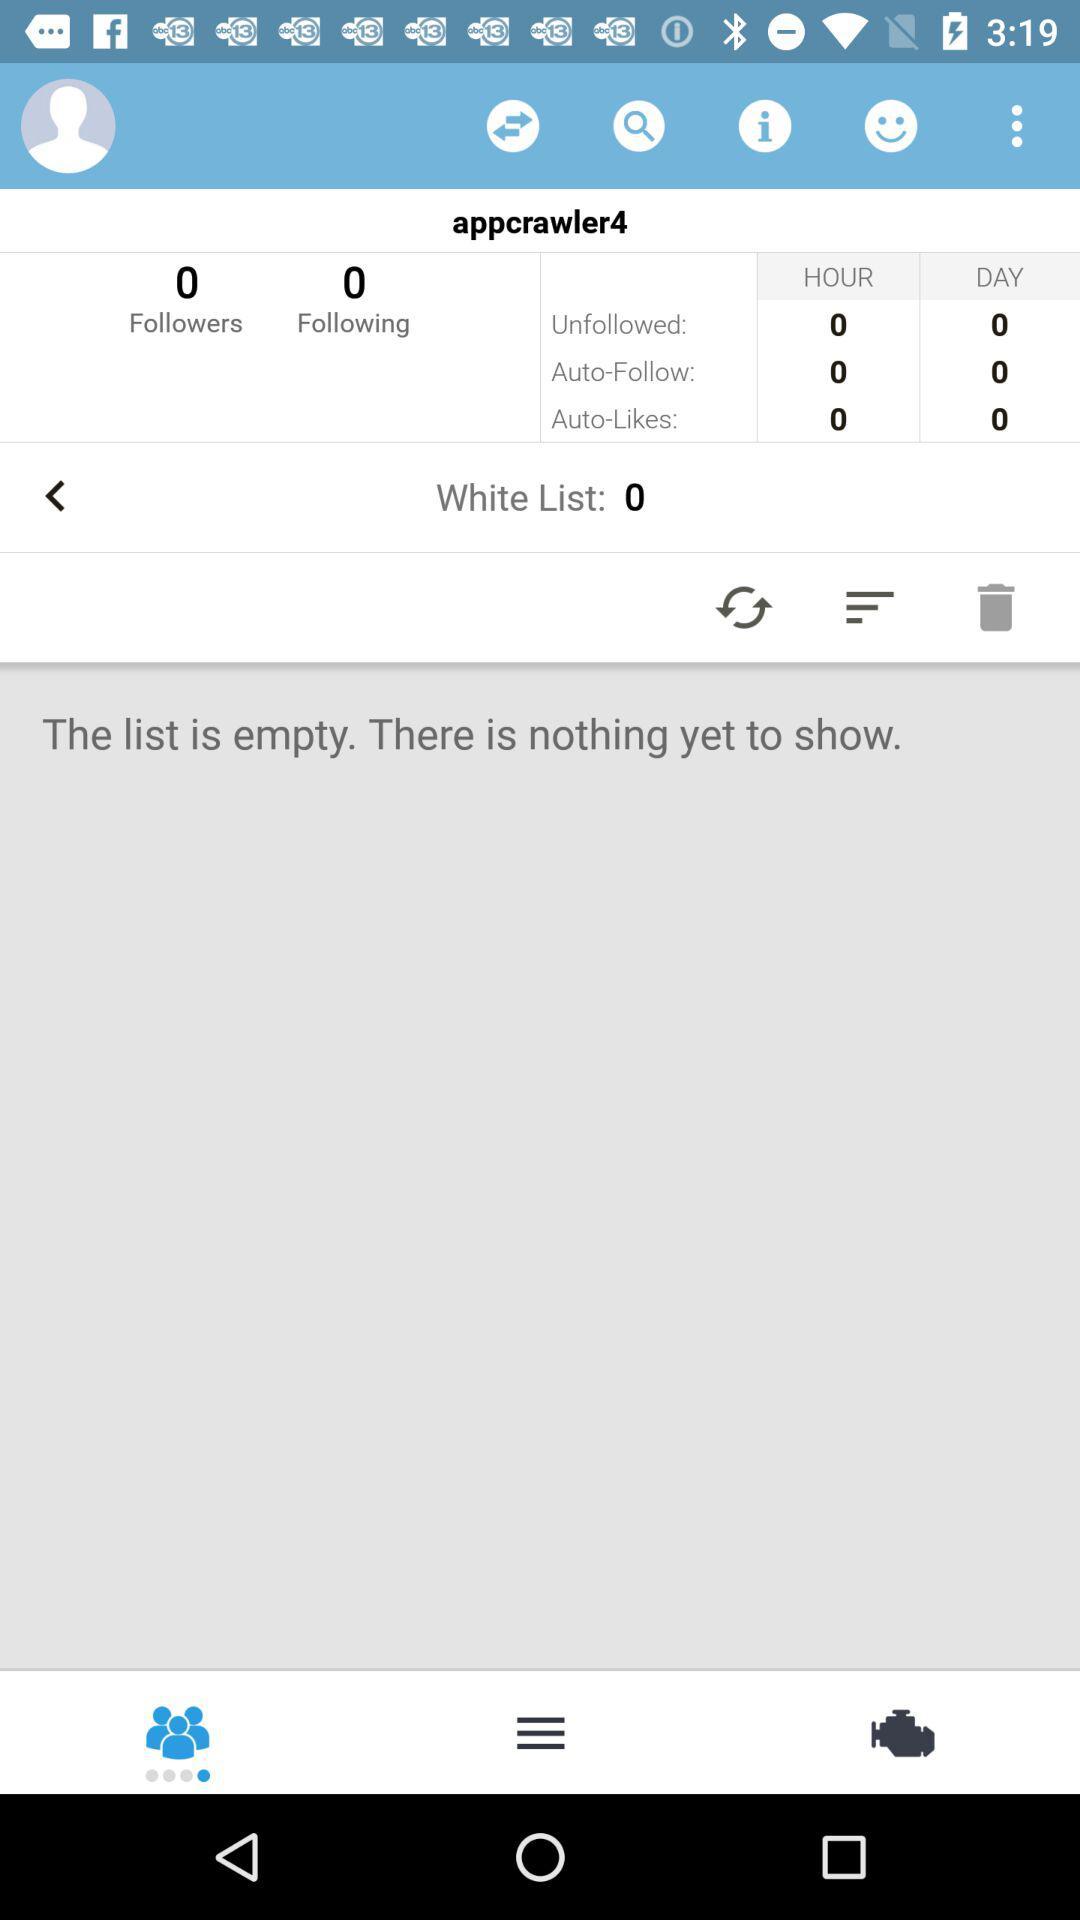 The height and width of the screenshot is (1920, 1080). I want to click on go back, so click(54, 496).